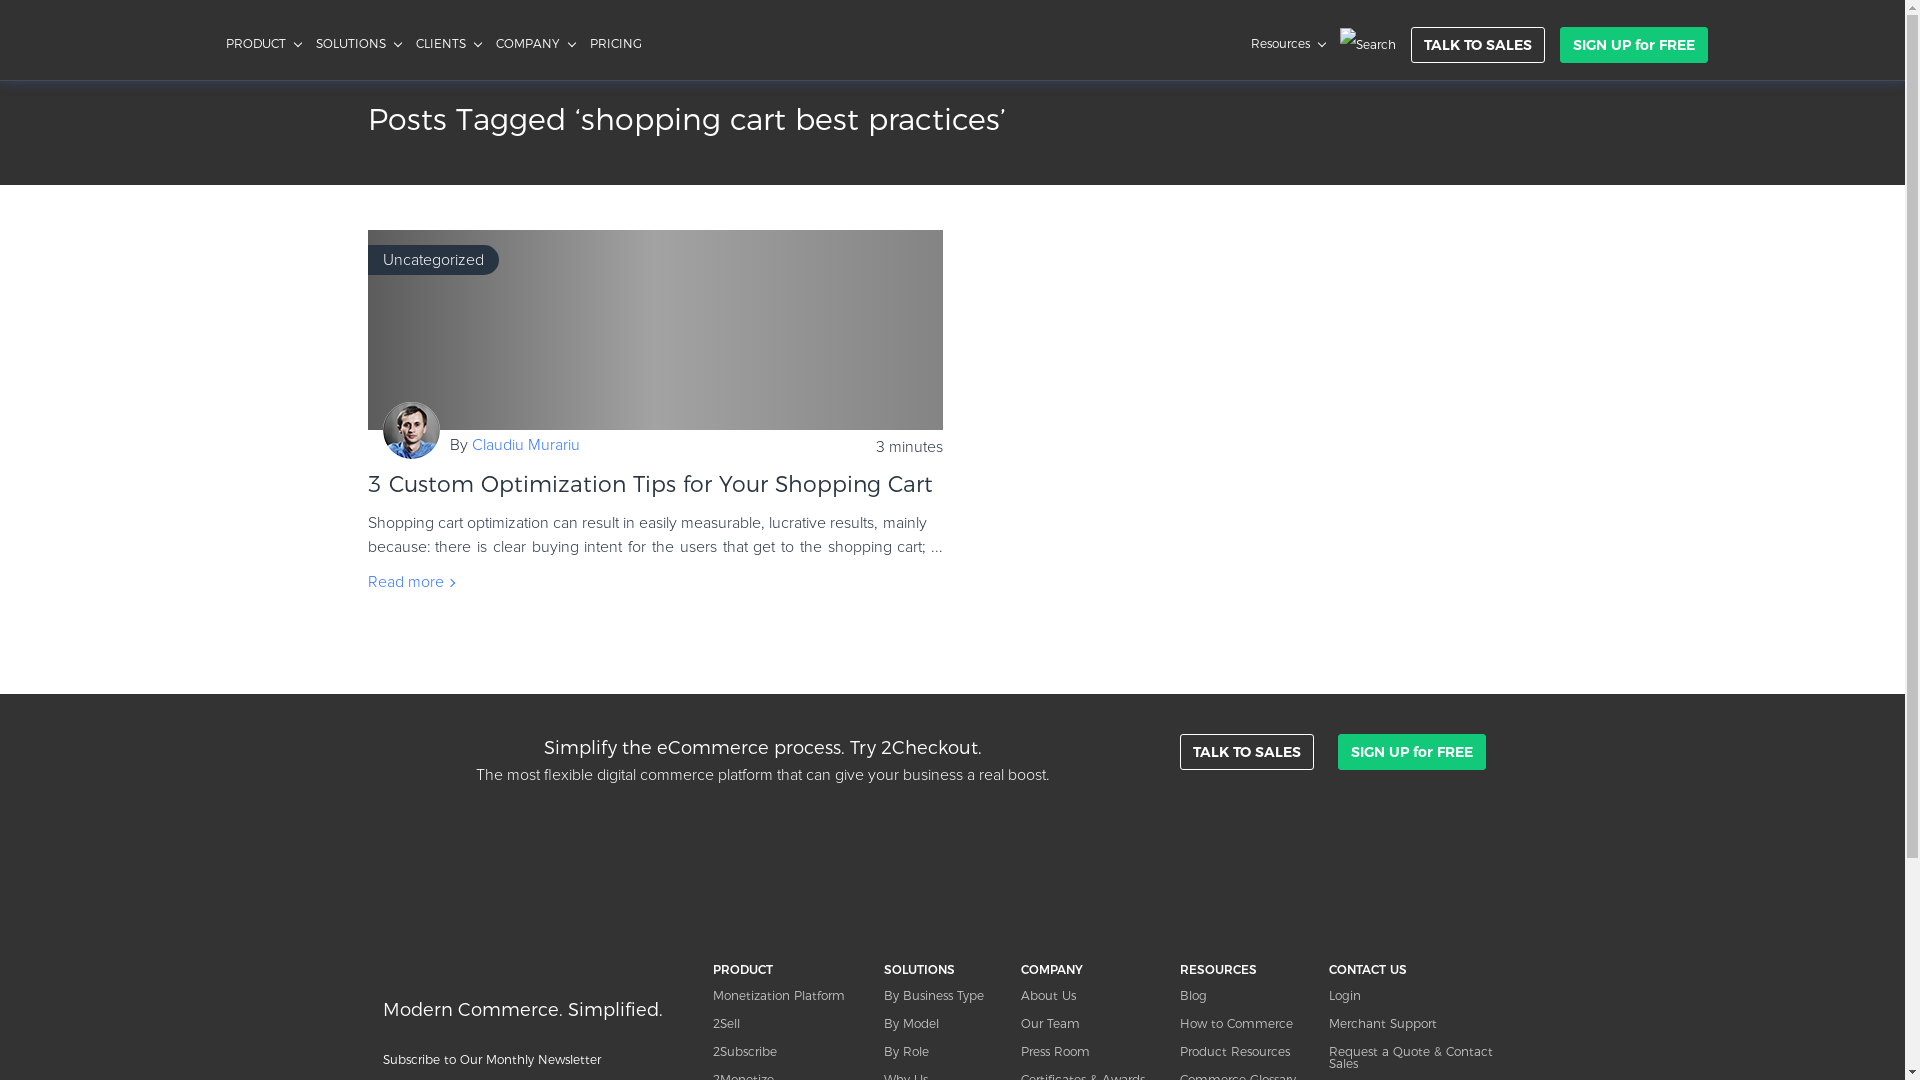 This screenshot has height=1080, width=1920. Describe the element at coordinates (526, 442) in the screenshot. I see `'Claudiu Murariu'` at that location.